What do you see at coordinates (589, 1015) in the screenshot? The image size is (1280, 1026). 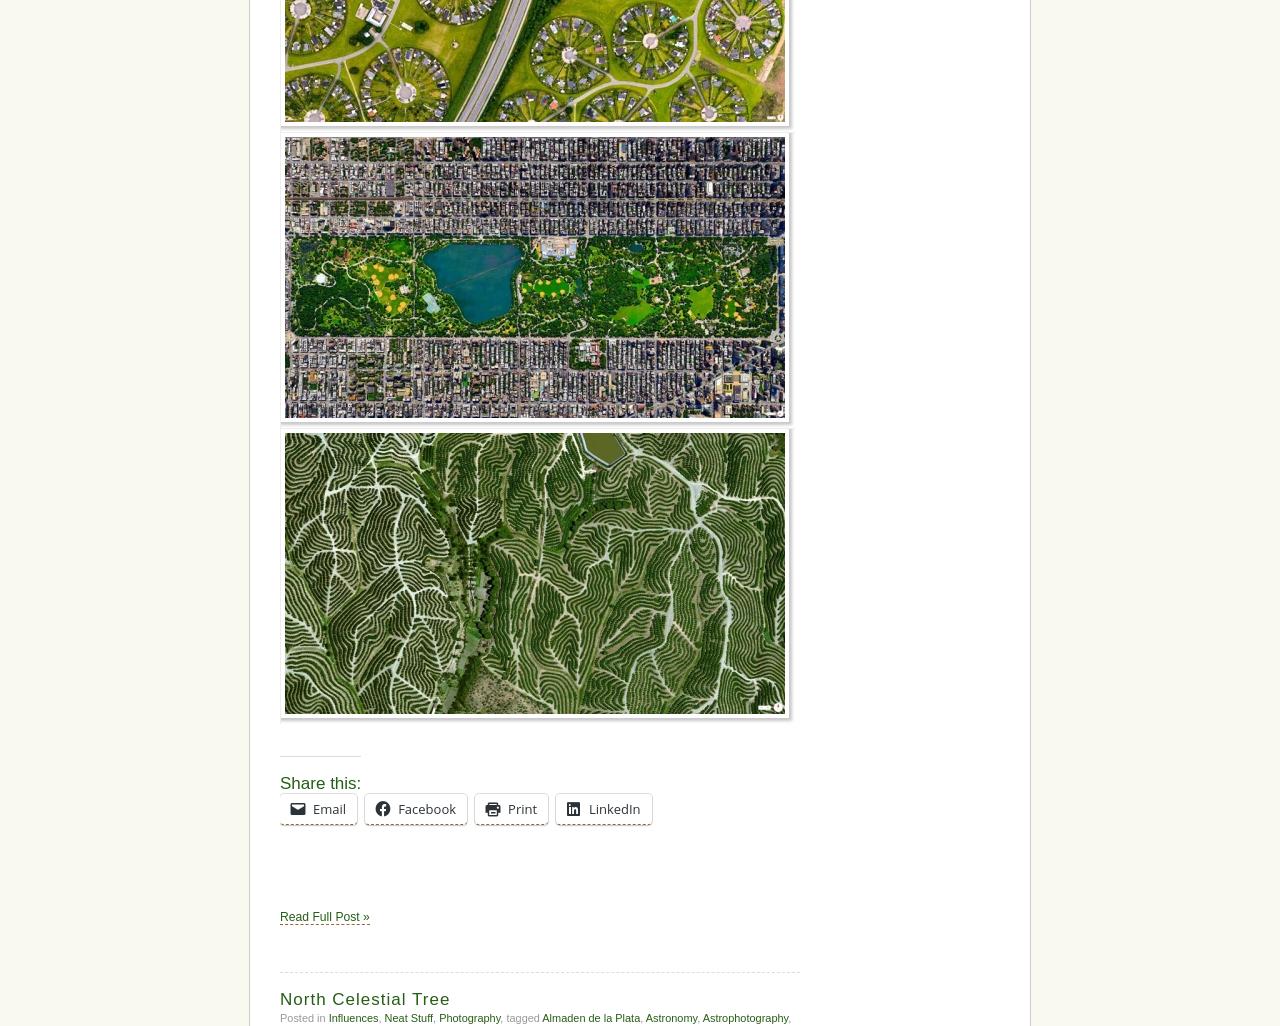 I see `'Almaden de la Plata'` at bounding box center [589, 1015].